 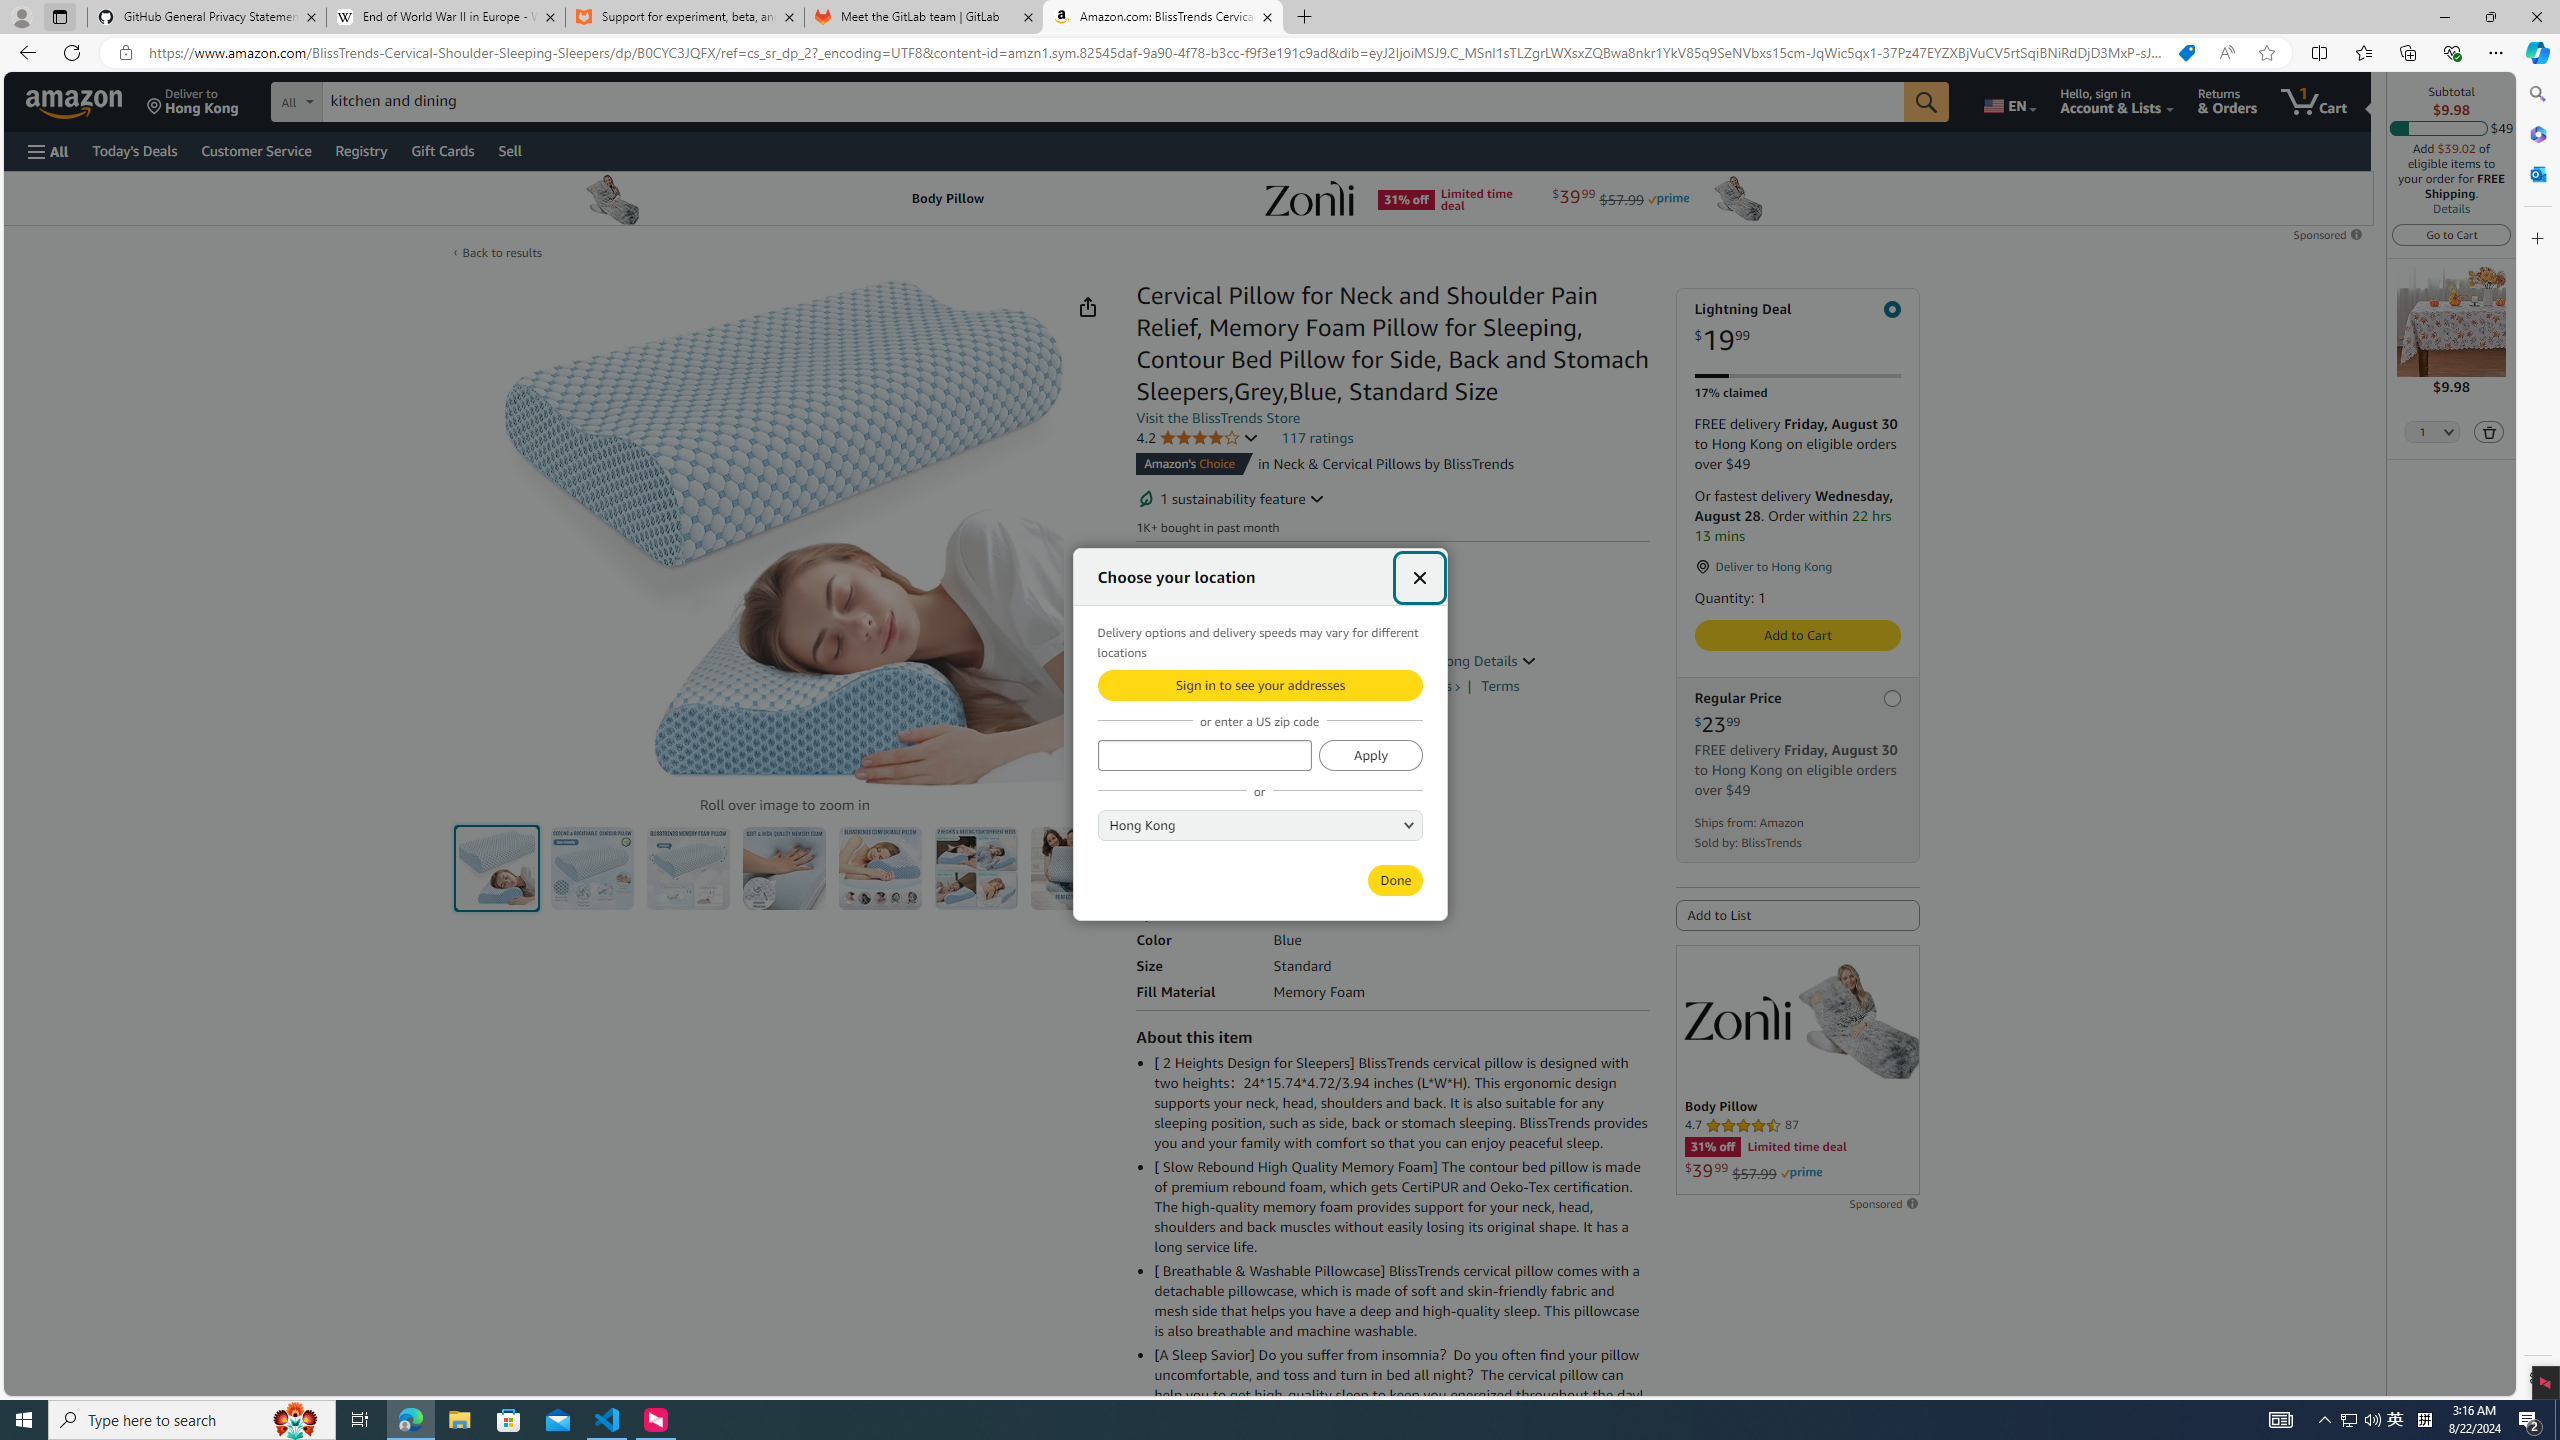 I want to click on 'Back to results', so click(x=501, y=252).